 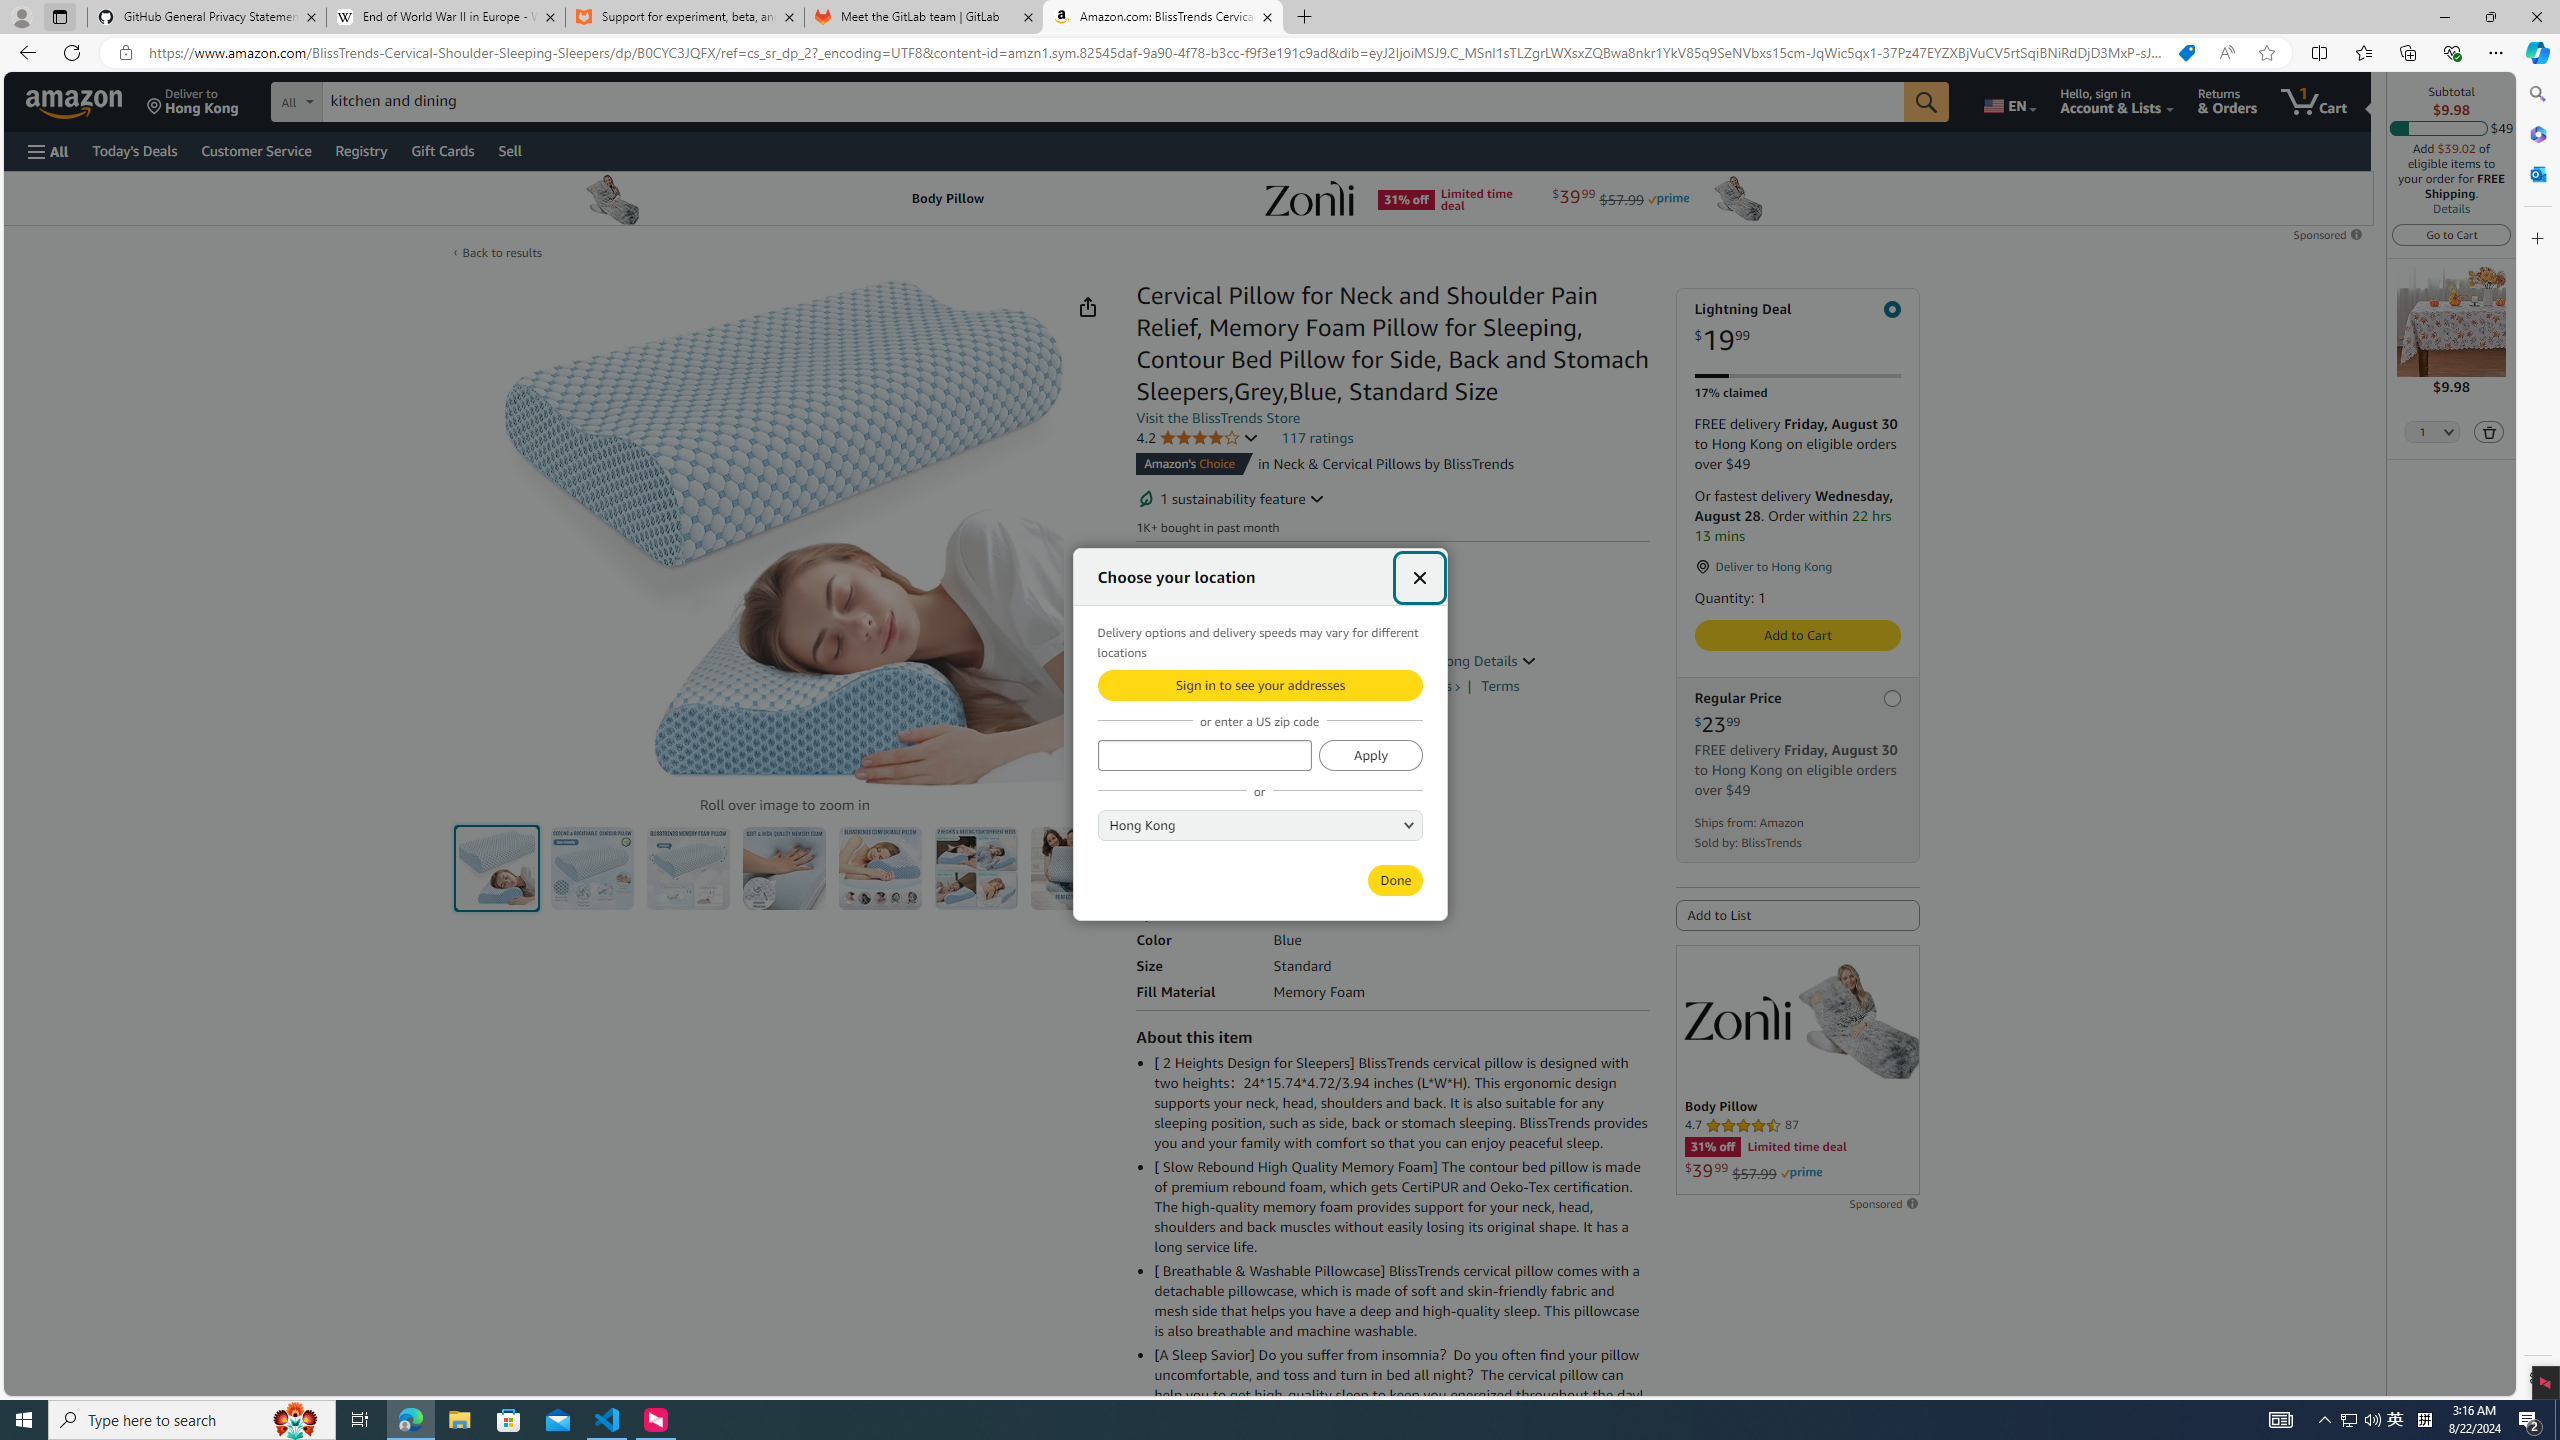 I want to click on 'Back to results', so click(x=501, y=252).